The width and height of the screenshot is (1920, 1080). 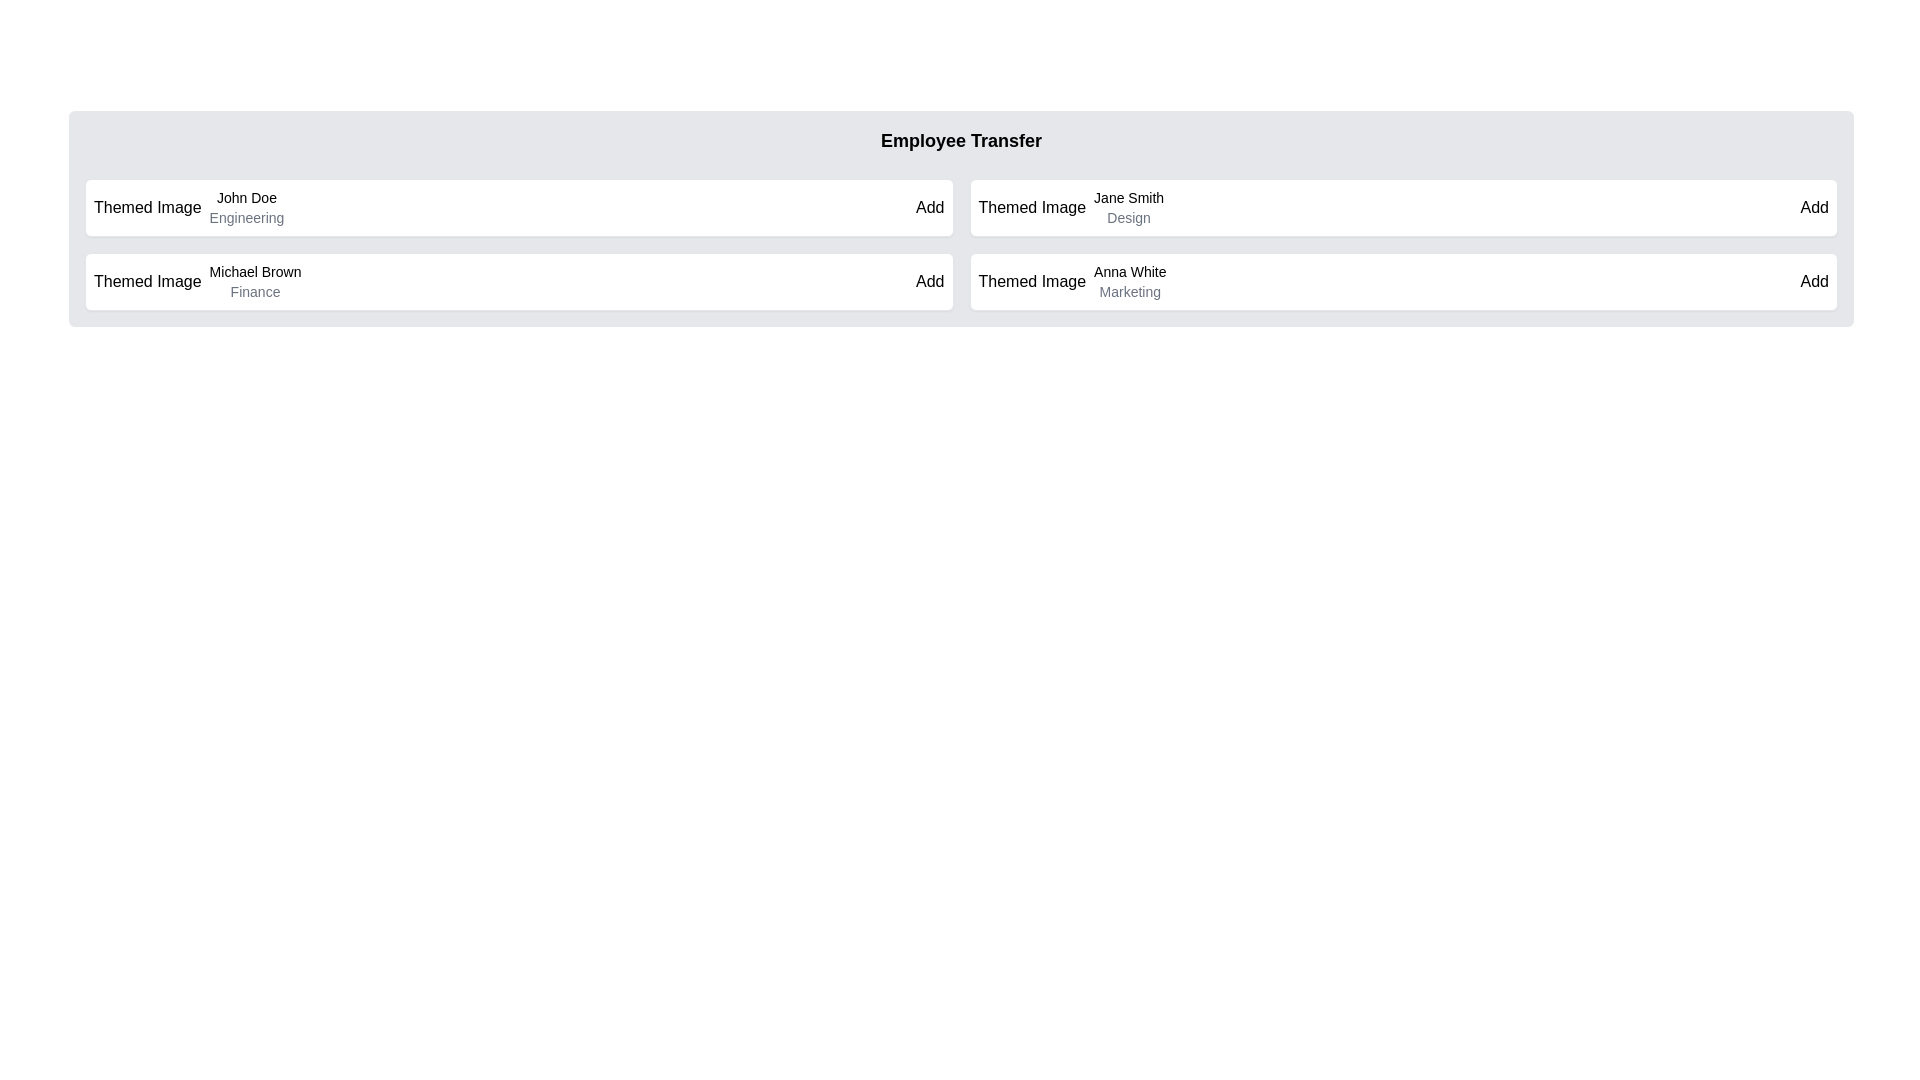 What do you see at coordinates (929, 281) in the screenshot?
I see `the button located at the far-right of the group containing 'Themed Image' on the left and 'Michael Brown' at the center to initiate the addition action` at bounding box center [929, 281].